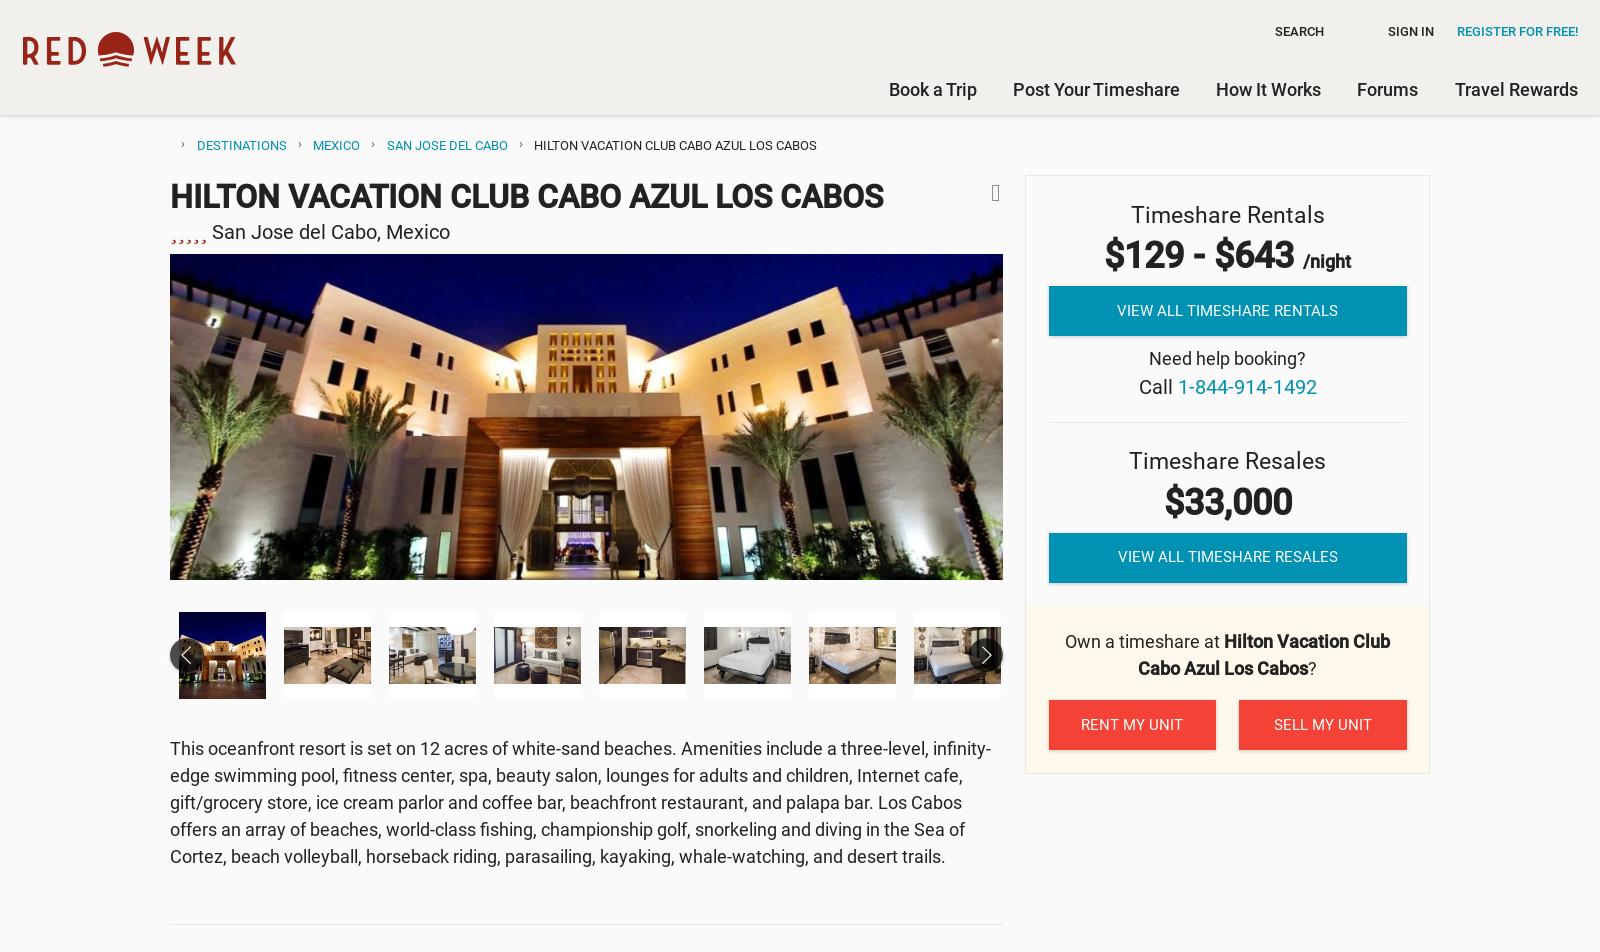  I want to click on '?', so click(1311, 668).